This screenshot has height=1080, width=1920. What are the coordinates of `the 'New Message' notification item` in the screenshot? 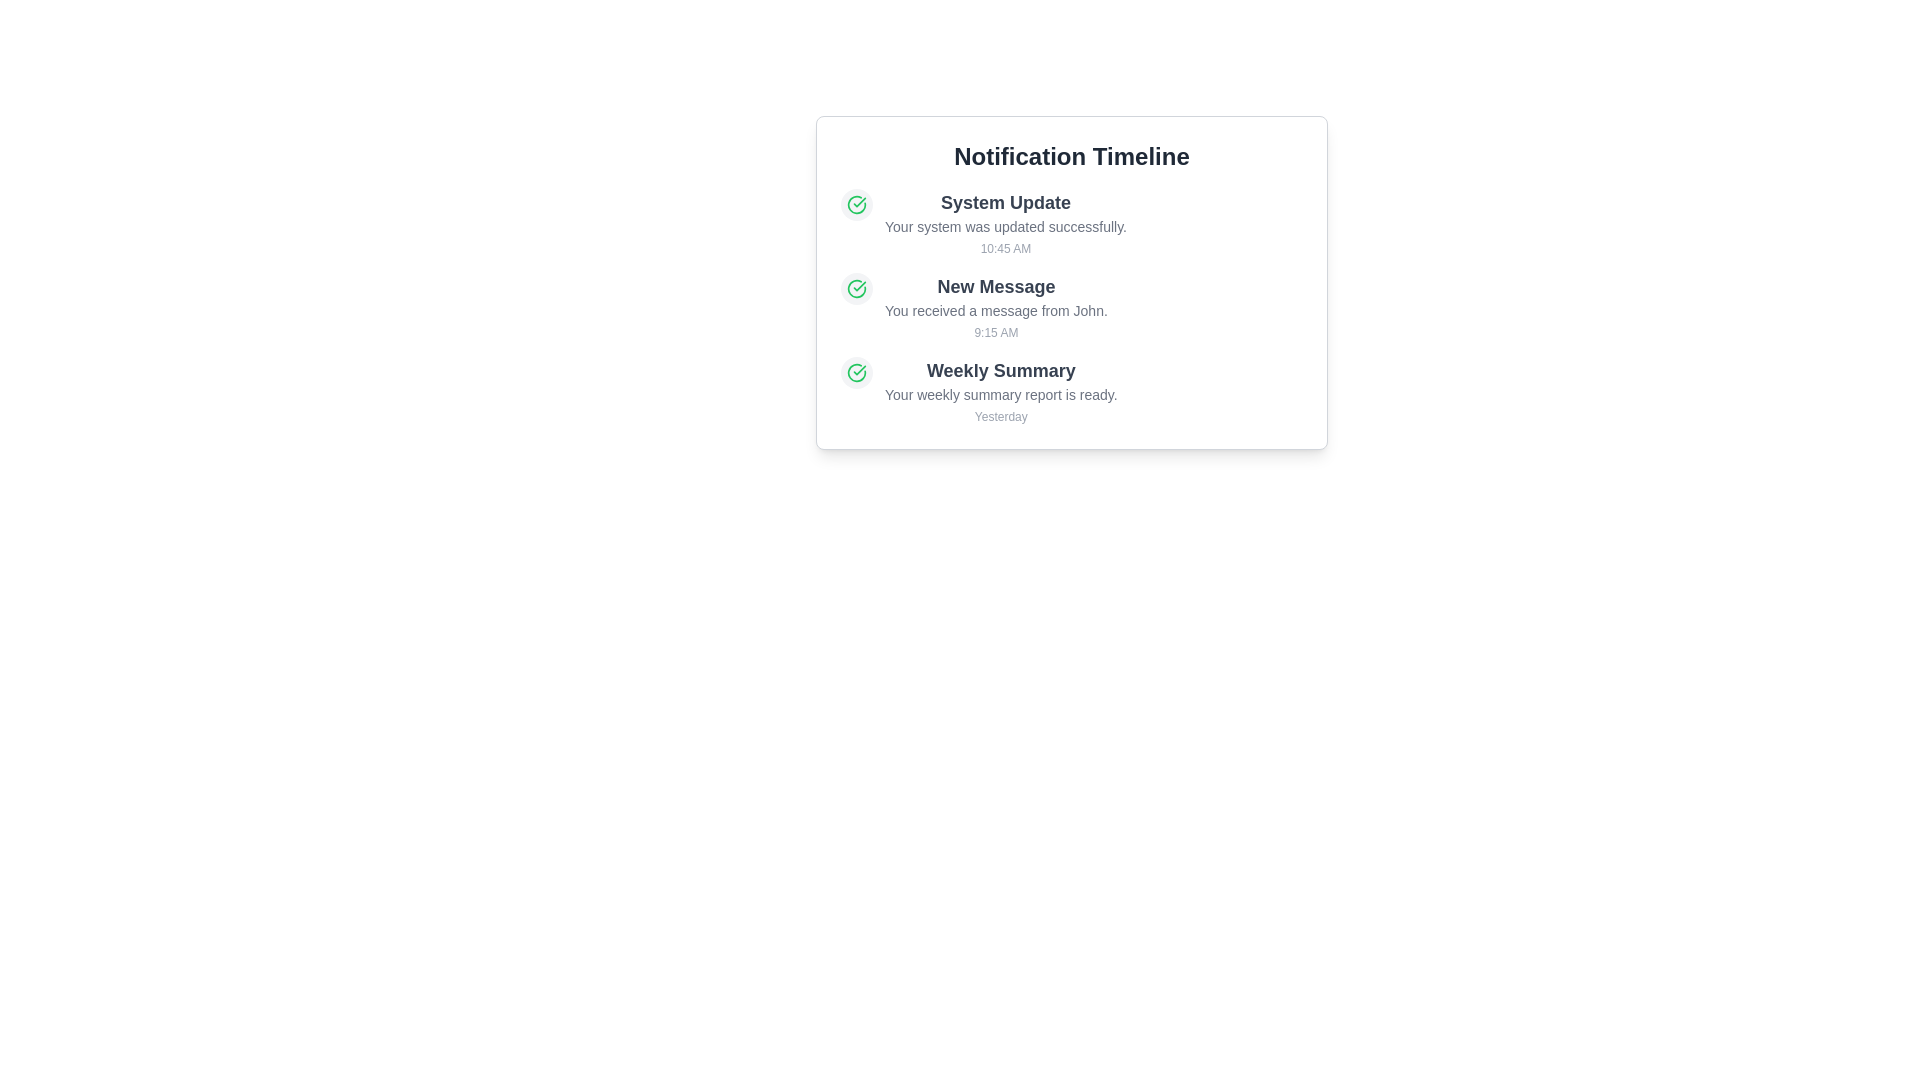 It's located at (996, 307).